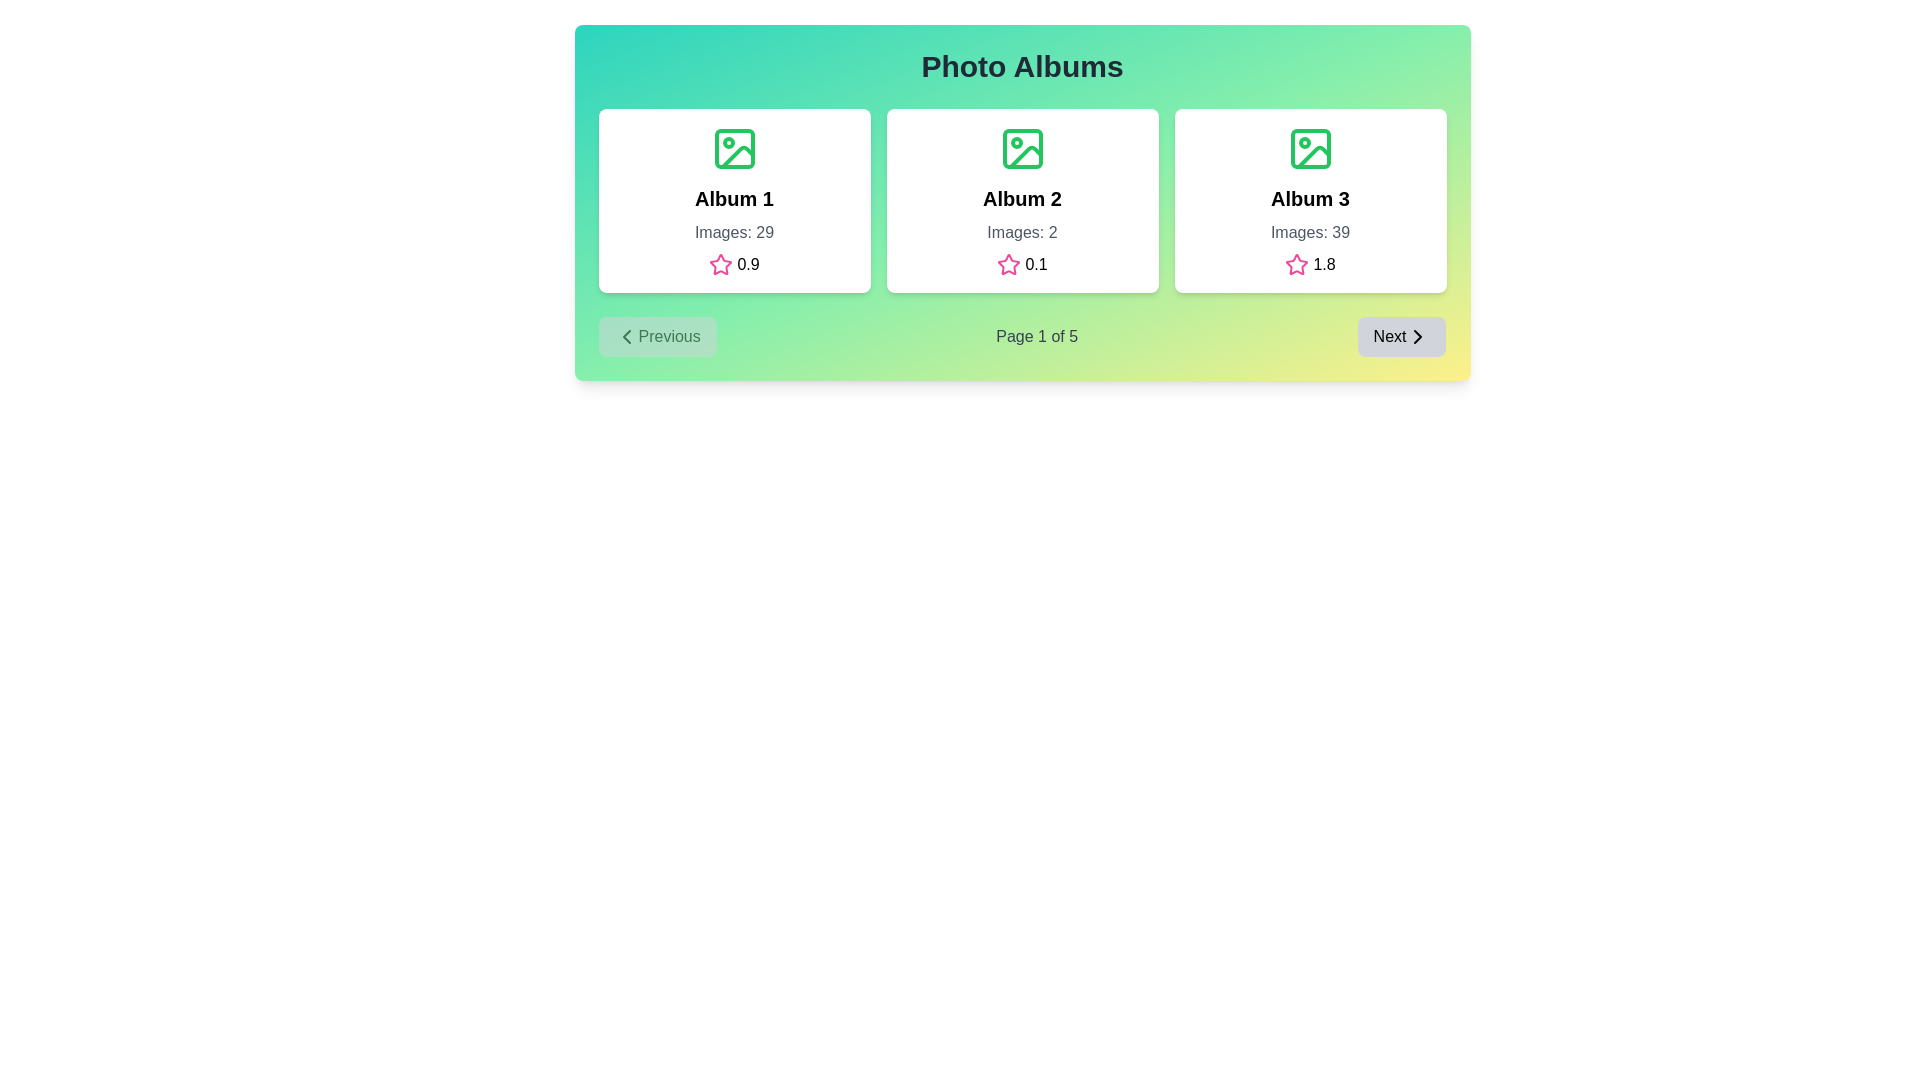  What do you see at coordinates (625, 335) in the screenshot?
I see `the 'Previous' button that contains the left-pointing chevron navigation arrow SVG component` at bounding box center [625, 335].